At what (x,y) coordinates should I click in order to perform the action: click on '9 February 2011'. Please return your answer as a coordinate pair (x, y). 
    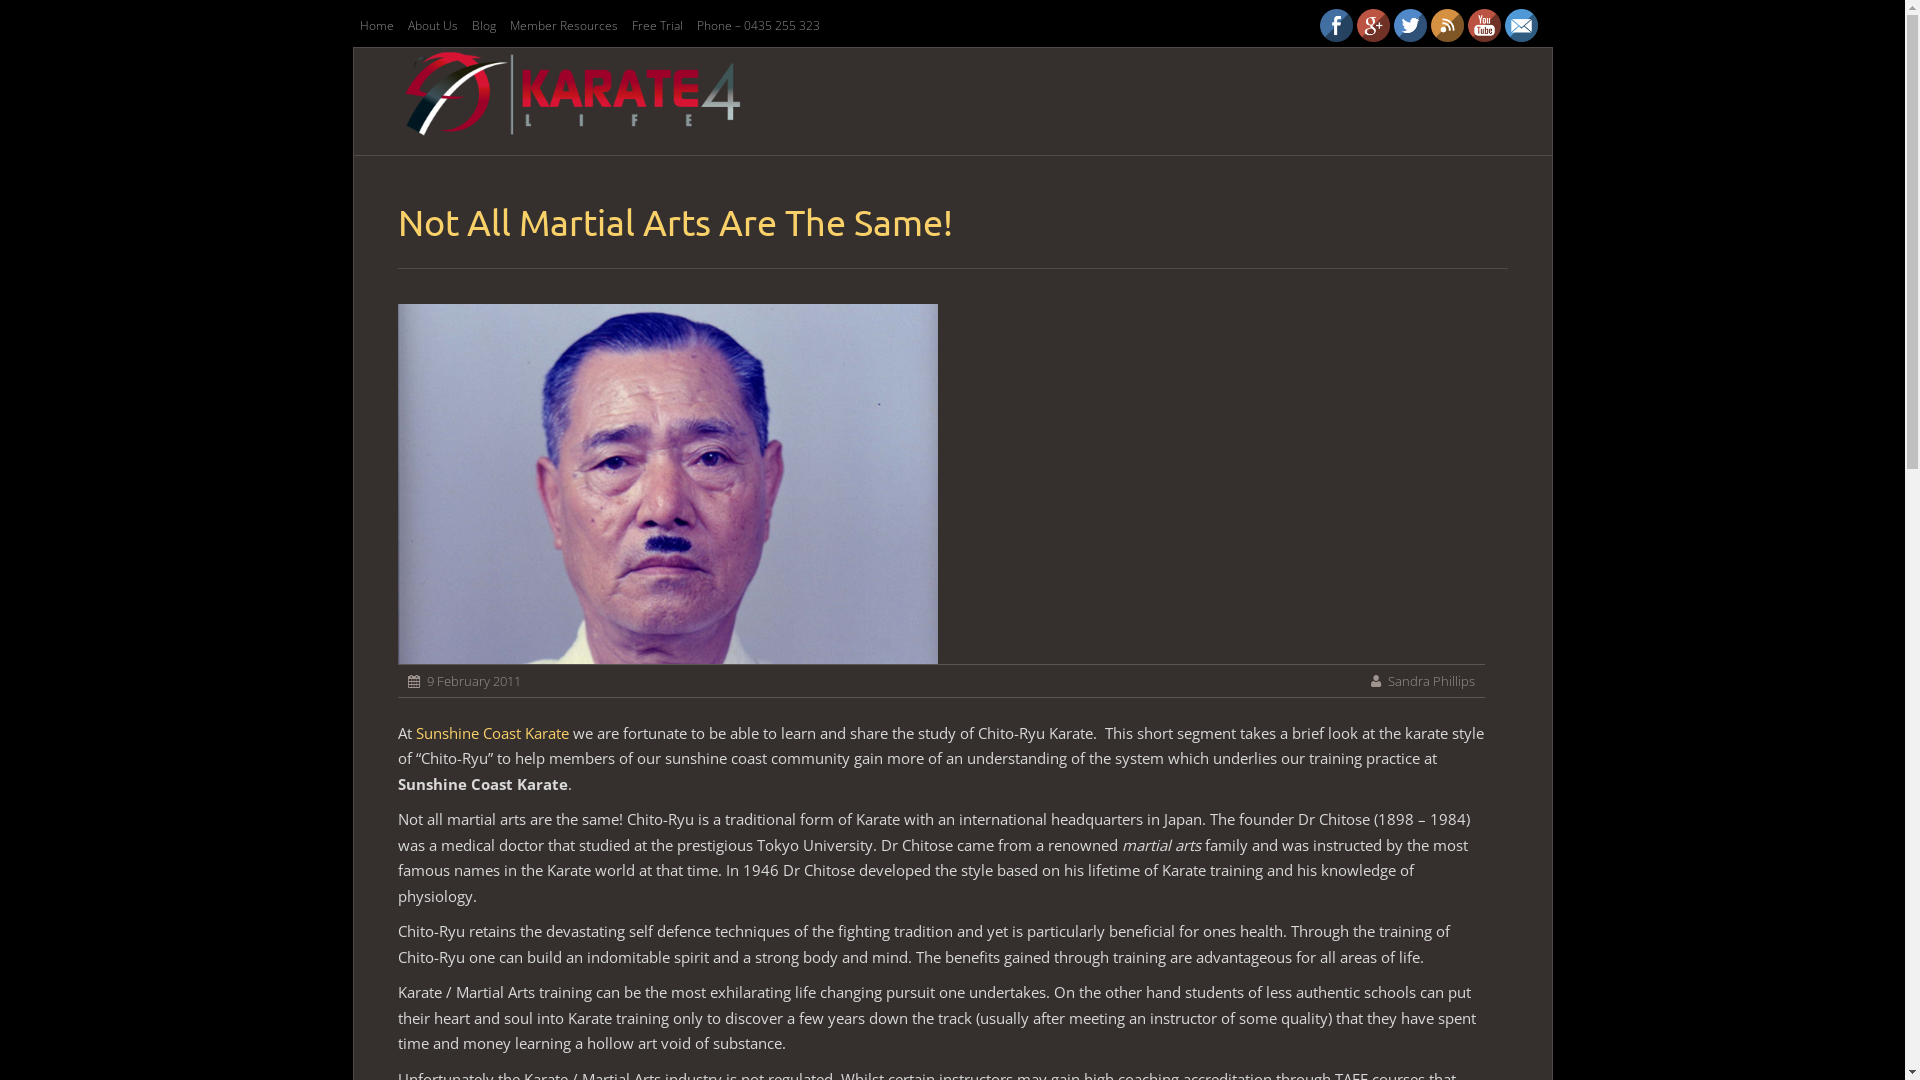
    Looking at the image, I should click on (425, 680).